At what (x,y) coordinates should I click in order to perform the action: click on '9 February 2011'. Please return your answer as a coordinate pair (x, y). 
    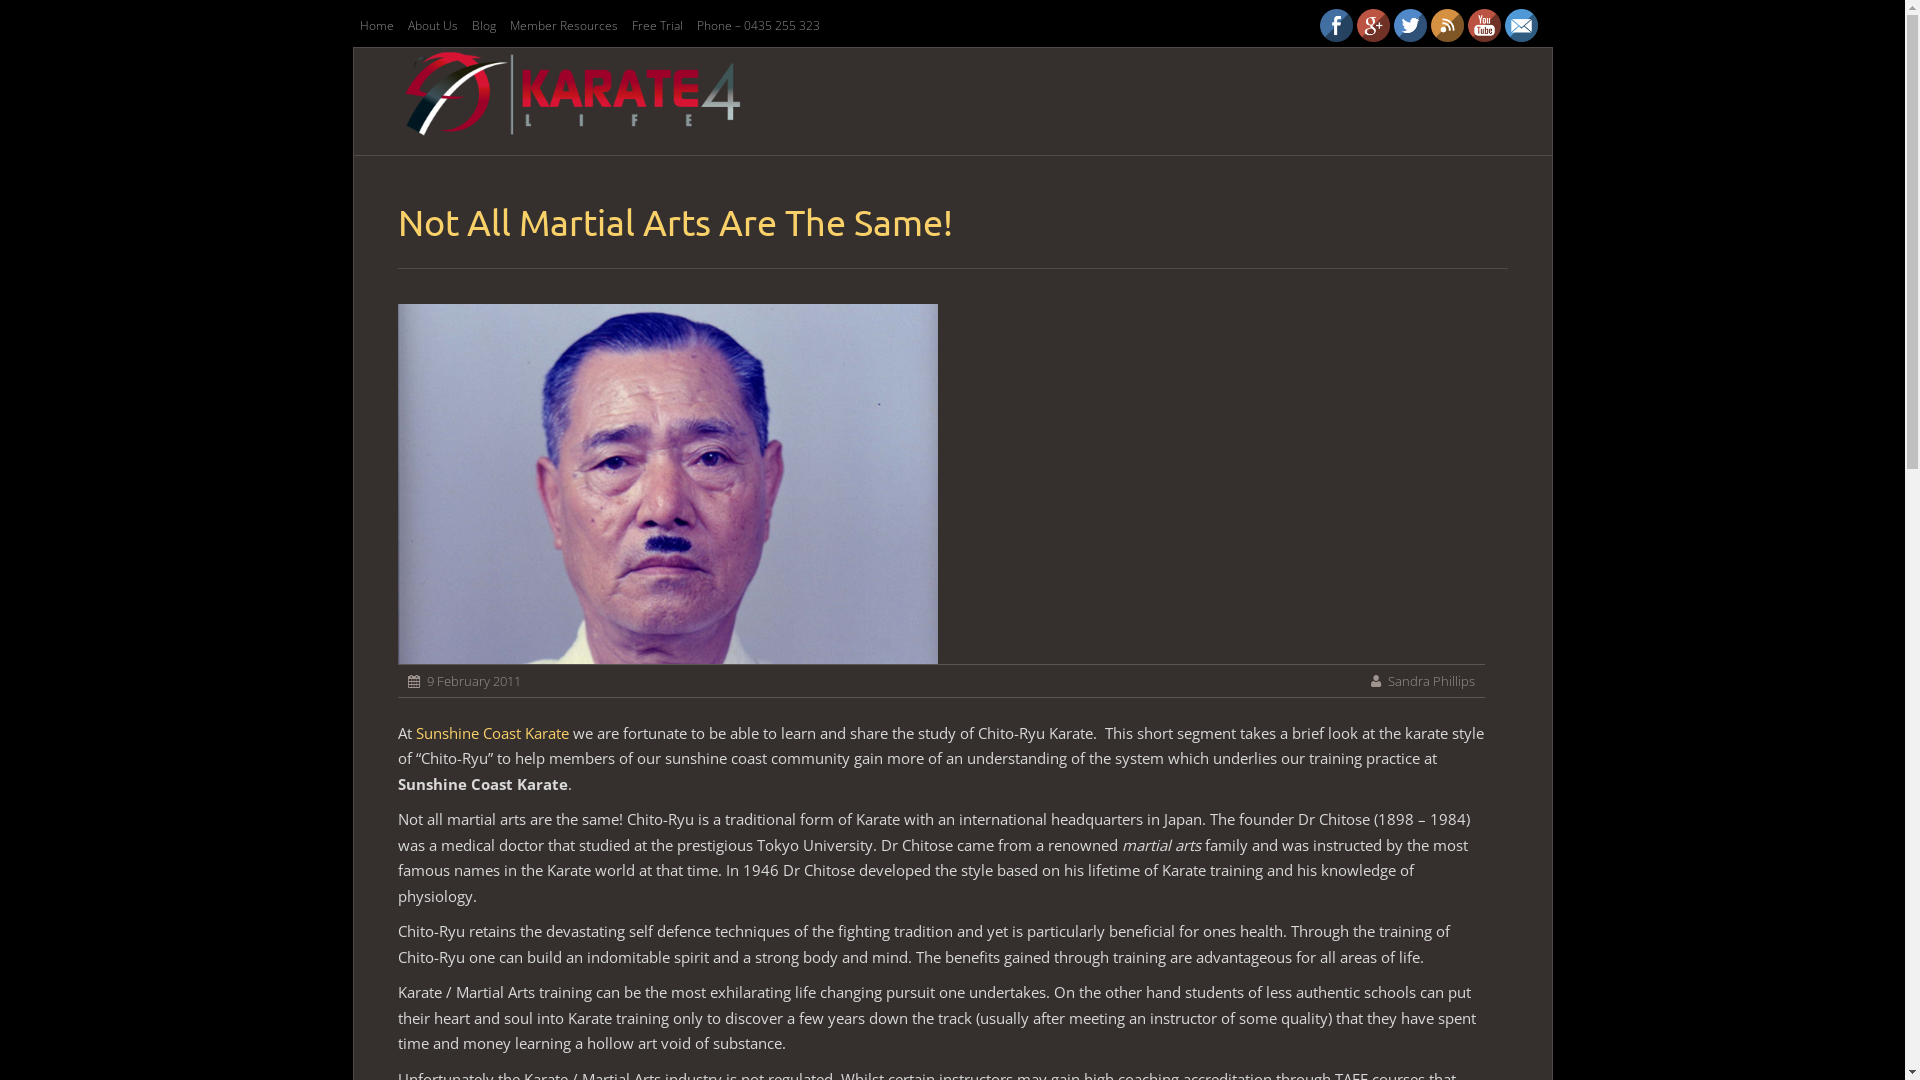
    Looking at the image, I should click on (425, 680).